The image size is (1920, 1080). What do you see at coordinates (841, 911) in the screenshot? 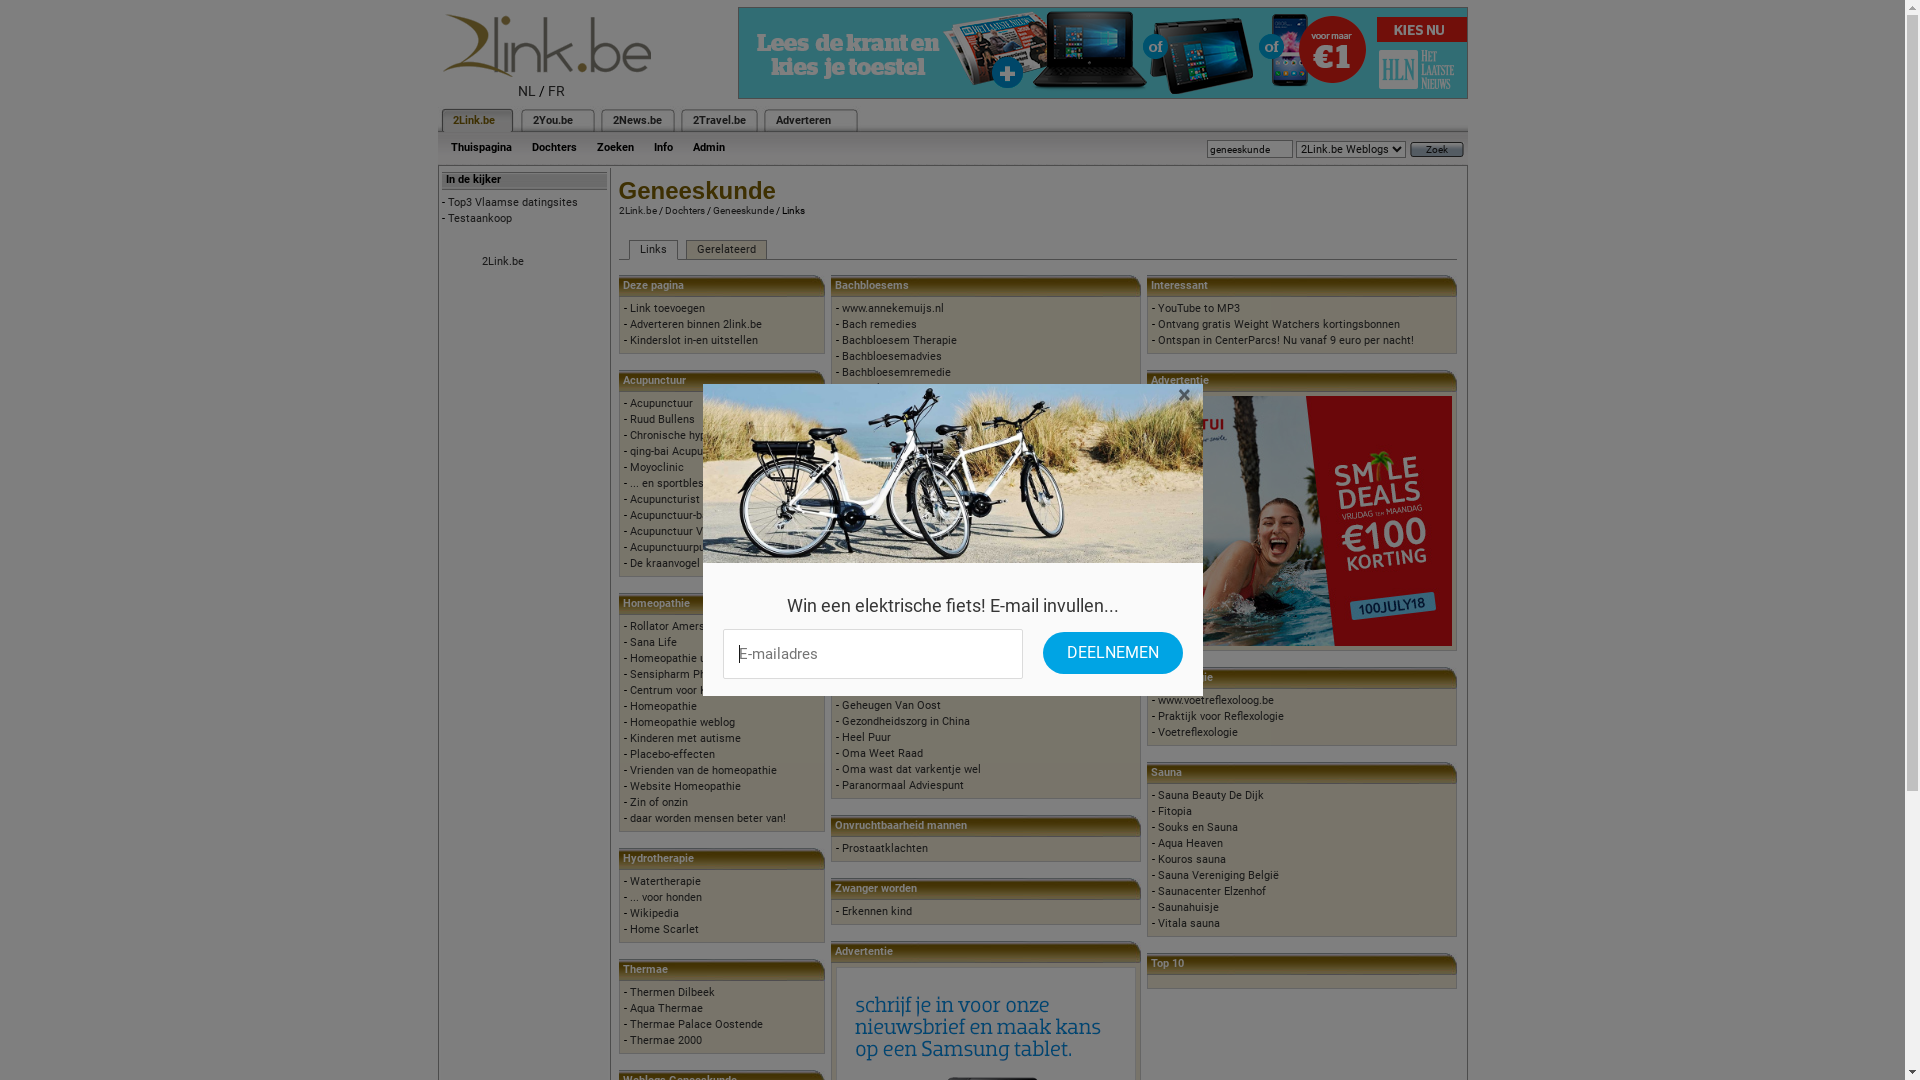
I see `'Erkennen kind'` at bounding box center [841, 911].